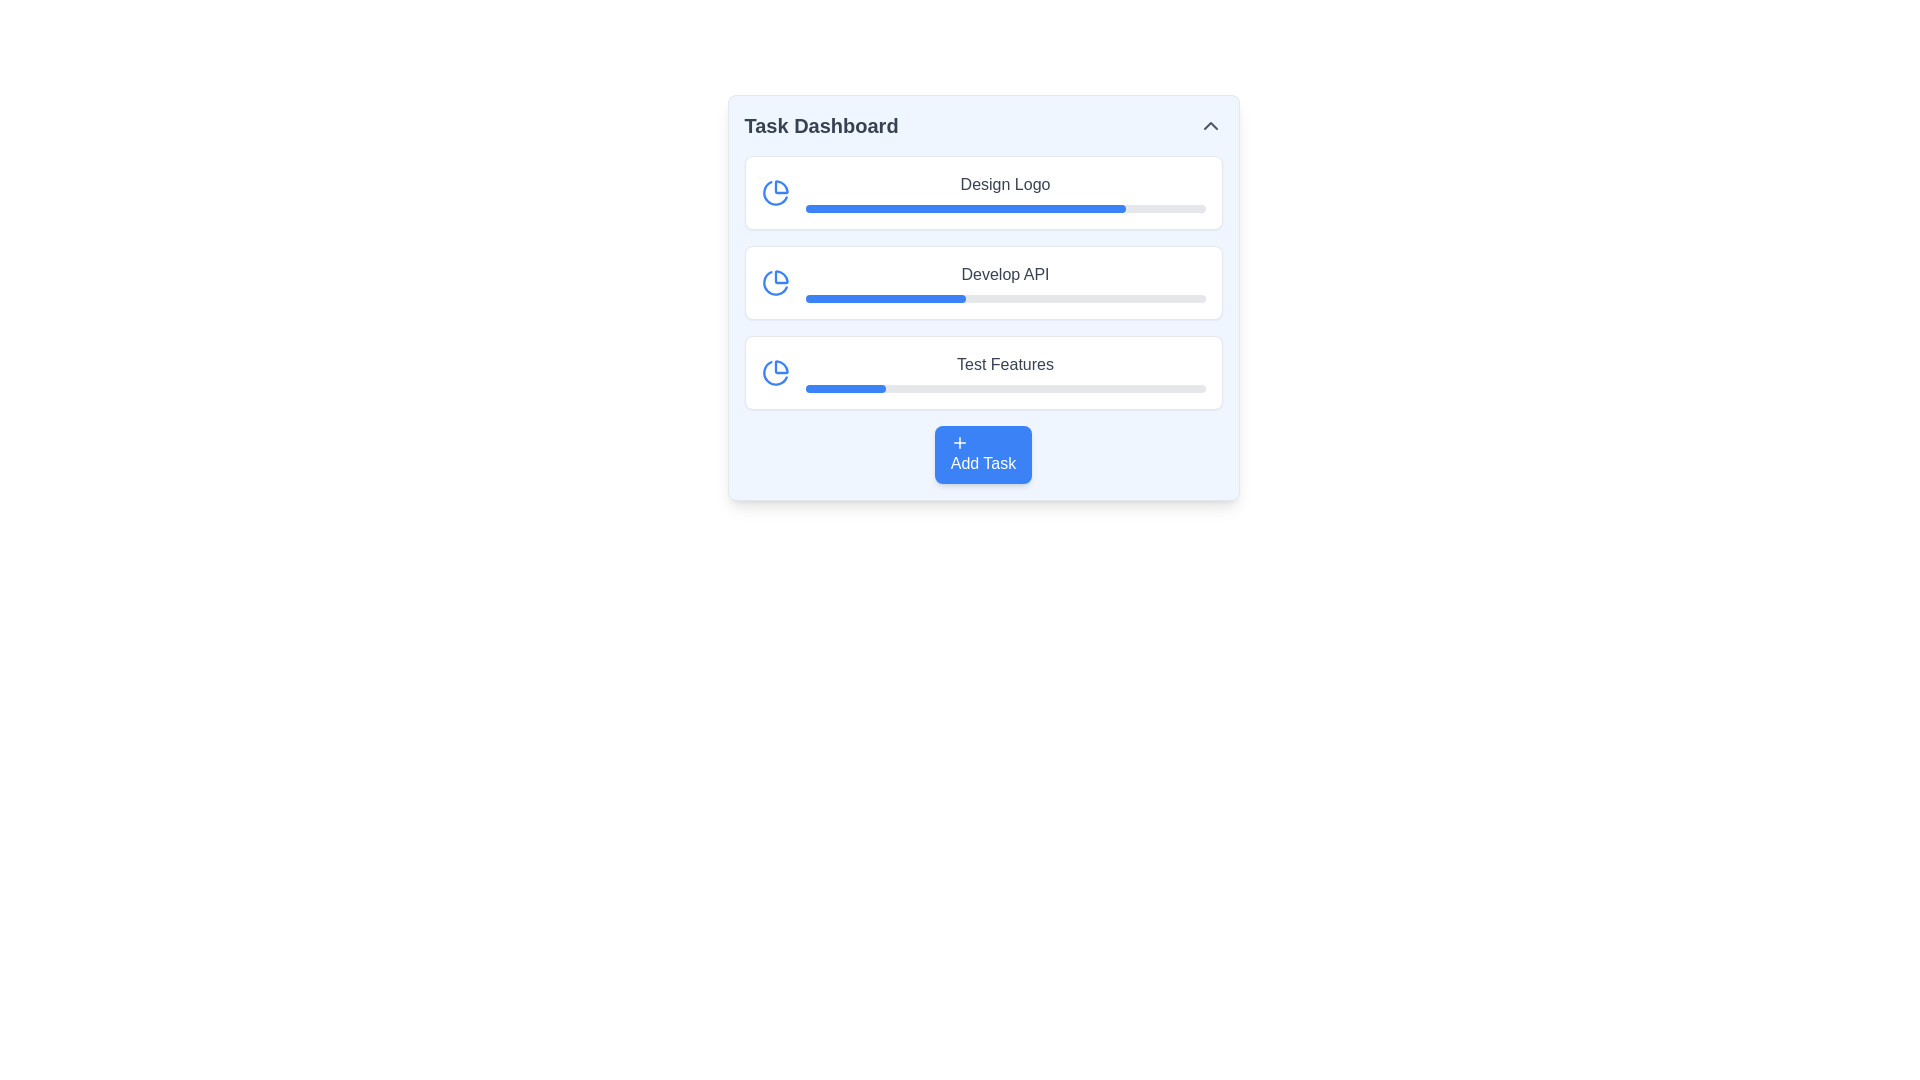 The height and width of the screenshot is (1080, 1920). Describe the element at coordinates (983, 455) in the screenshot. I see `the button located at the bottom-center of the 'Task Dashboard' panel` at that location.